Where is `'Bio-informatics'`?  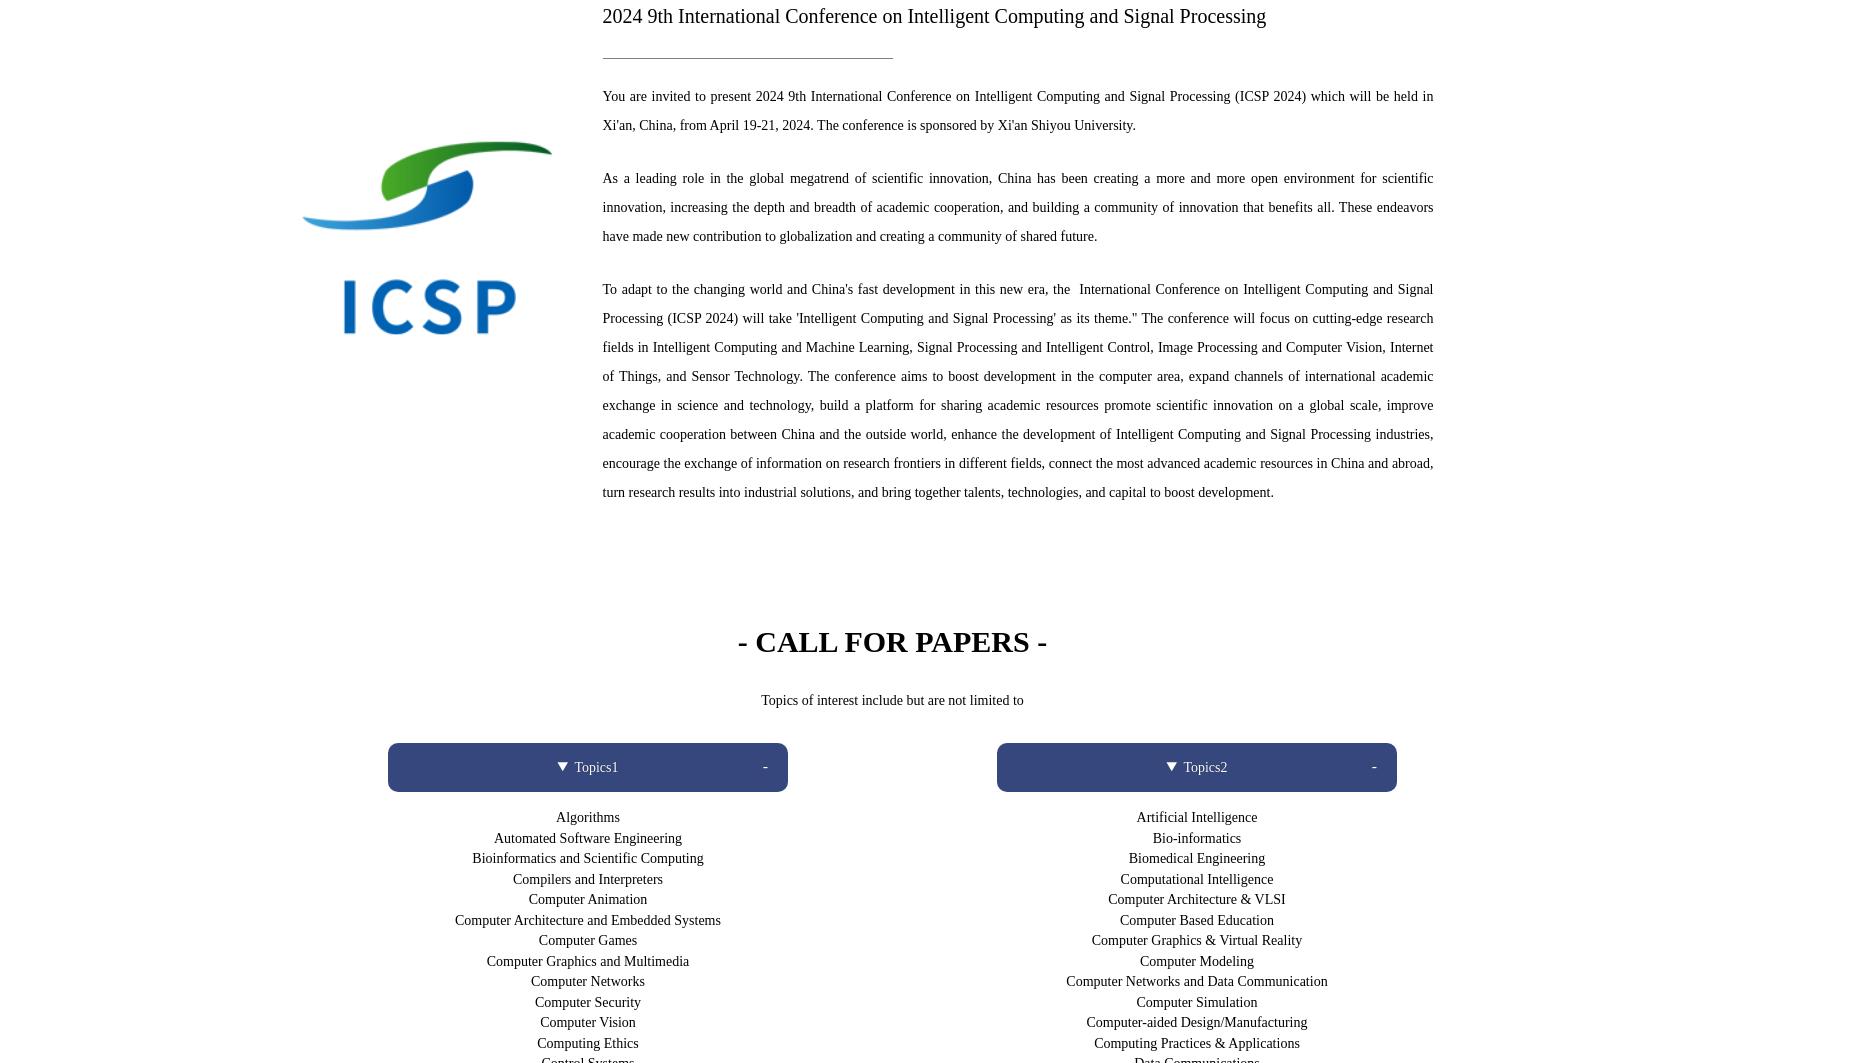 'Bio-informatics' is located at coordinates (1196, 836).